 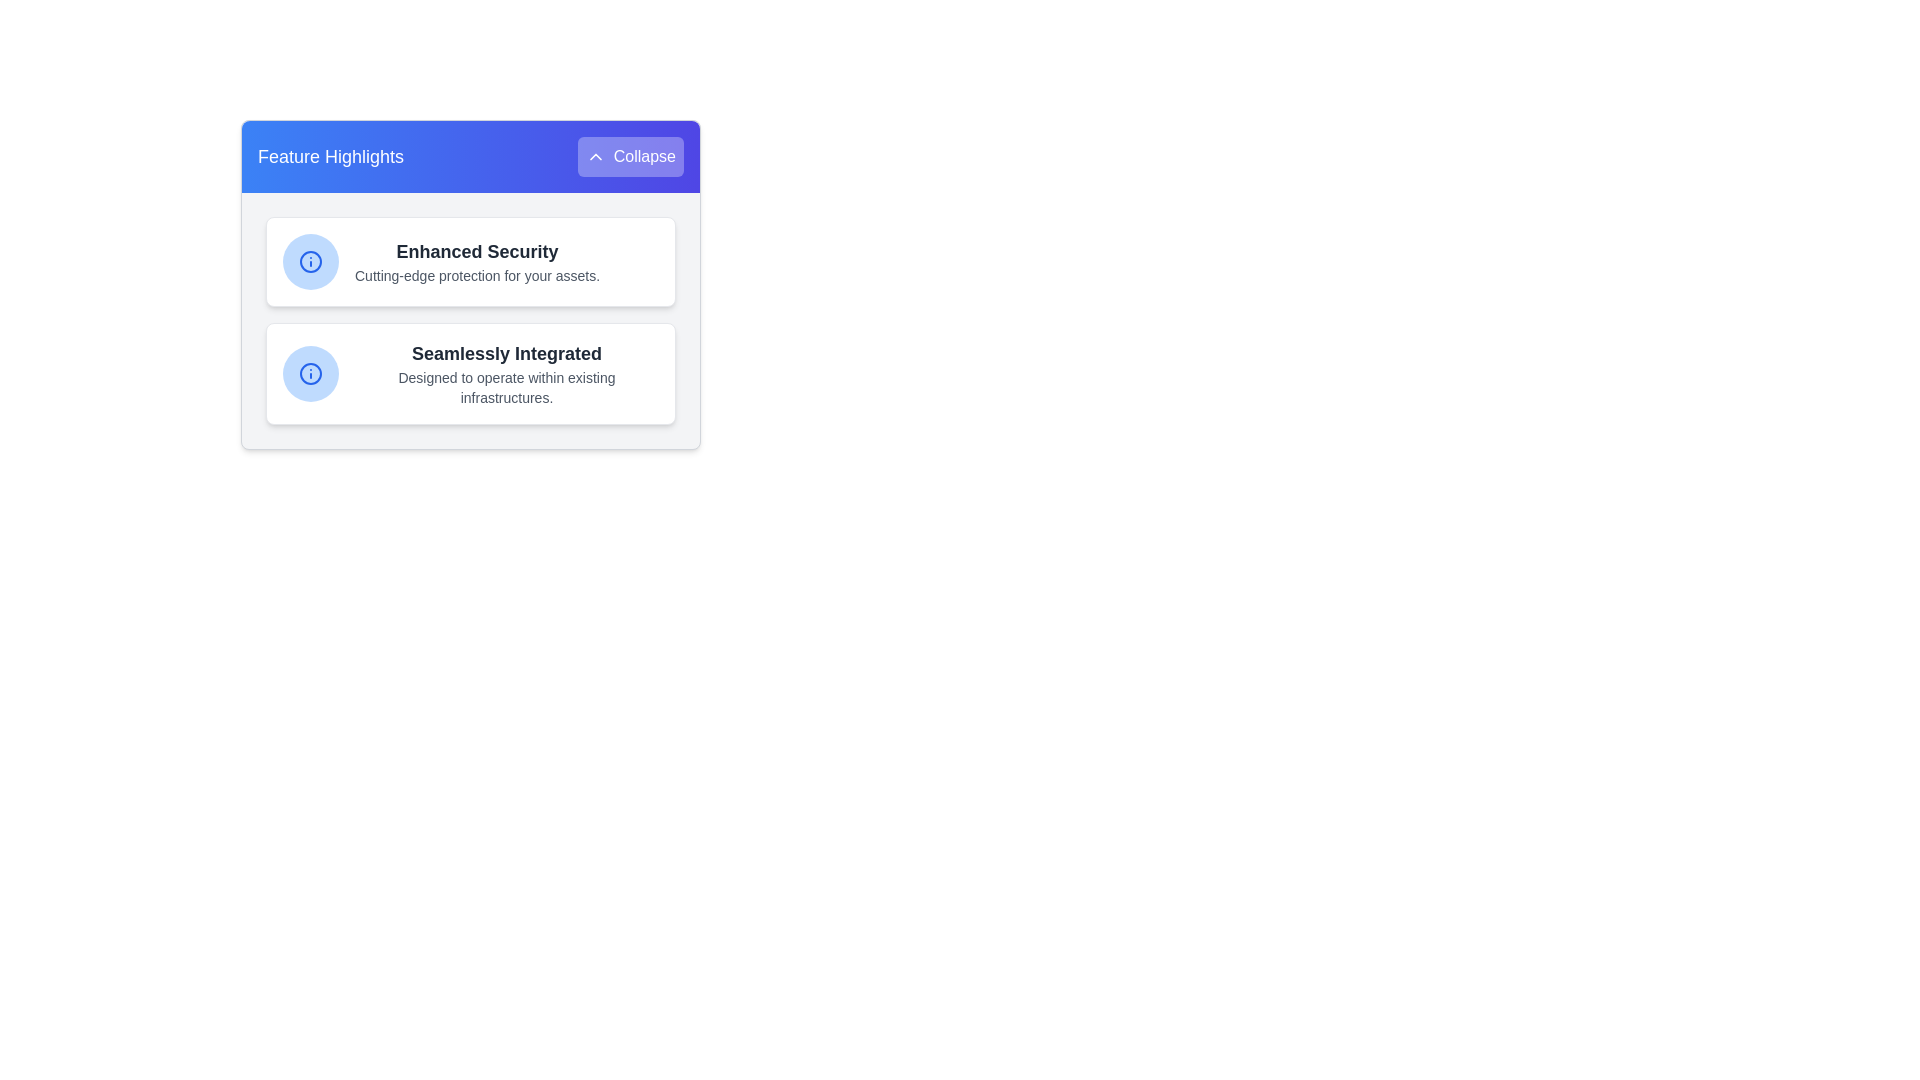 What do you see at coordinates (331, 156) in the screenshot?
I see `the informational Text Label located in the blue-gradient top section of a card-like component, which serves as a title heading and is positioned to the far left` at bounding box center [331, 156].